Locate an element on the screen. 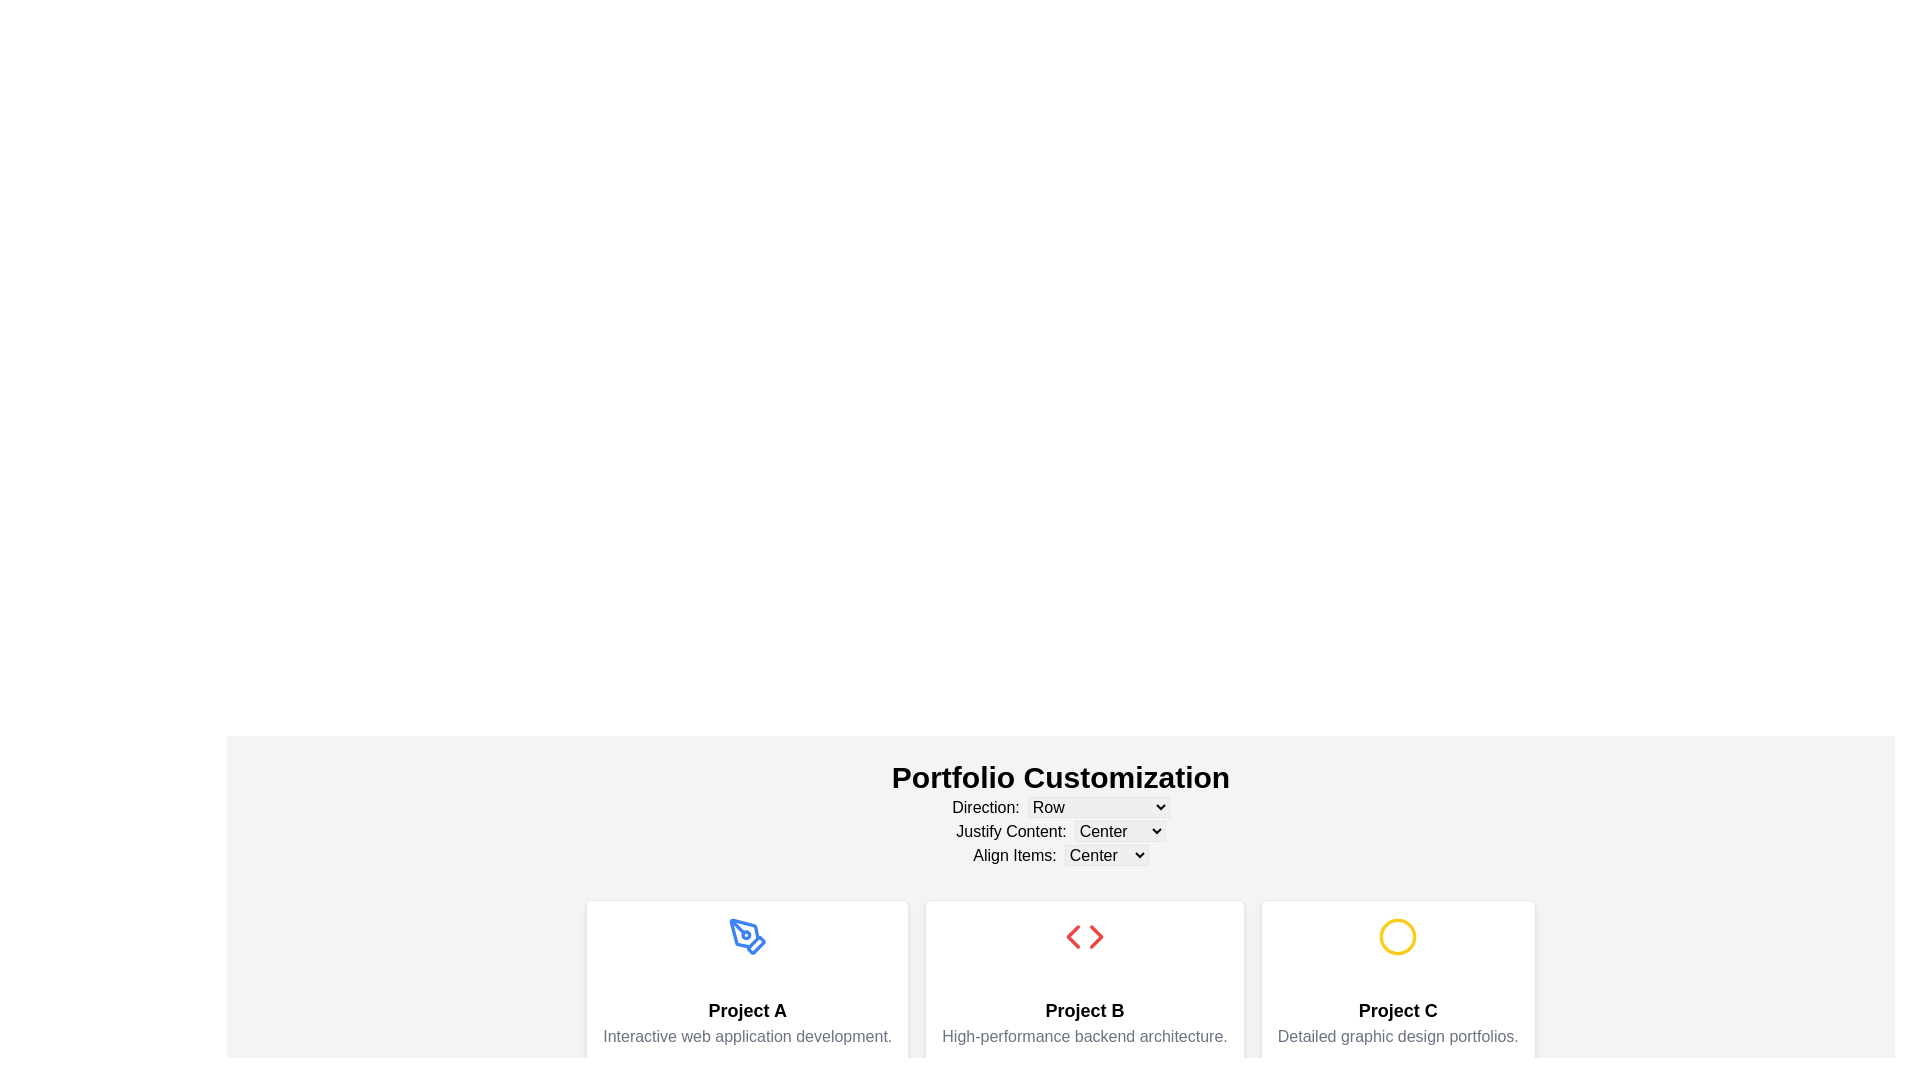 The width and height of the screenshot is (1920, 1080). the 'Direction:' label which is a section title displayed in bold near the top of the settings section, to associate it with its control is located at coordinates (985, 806).